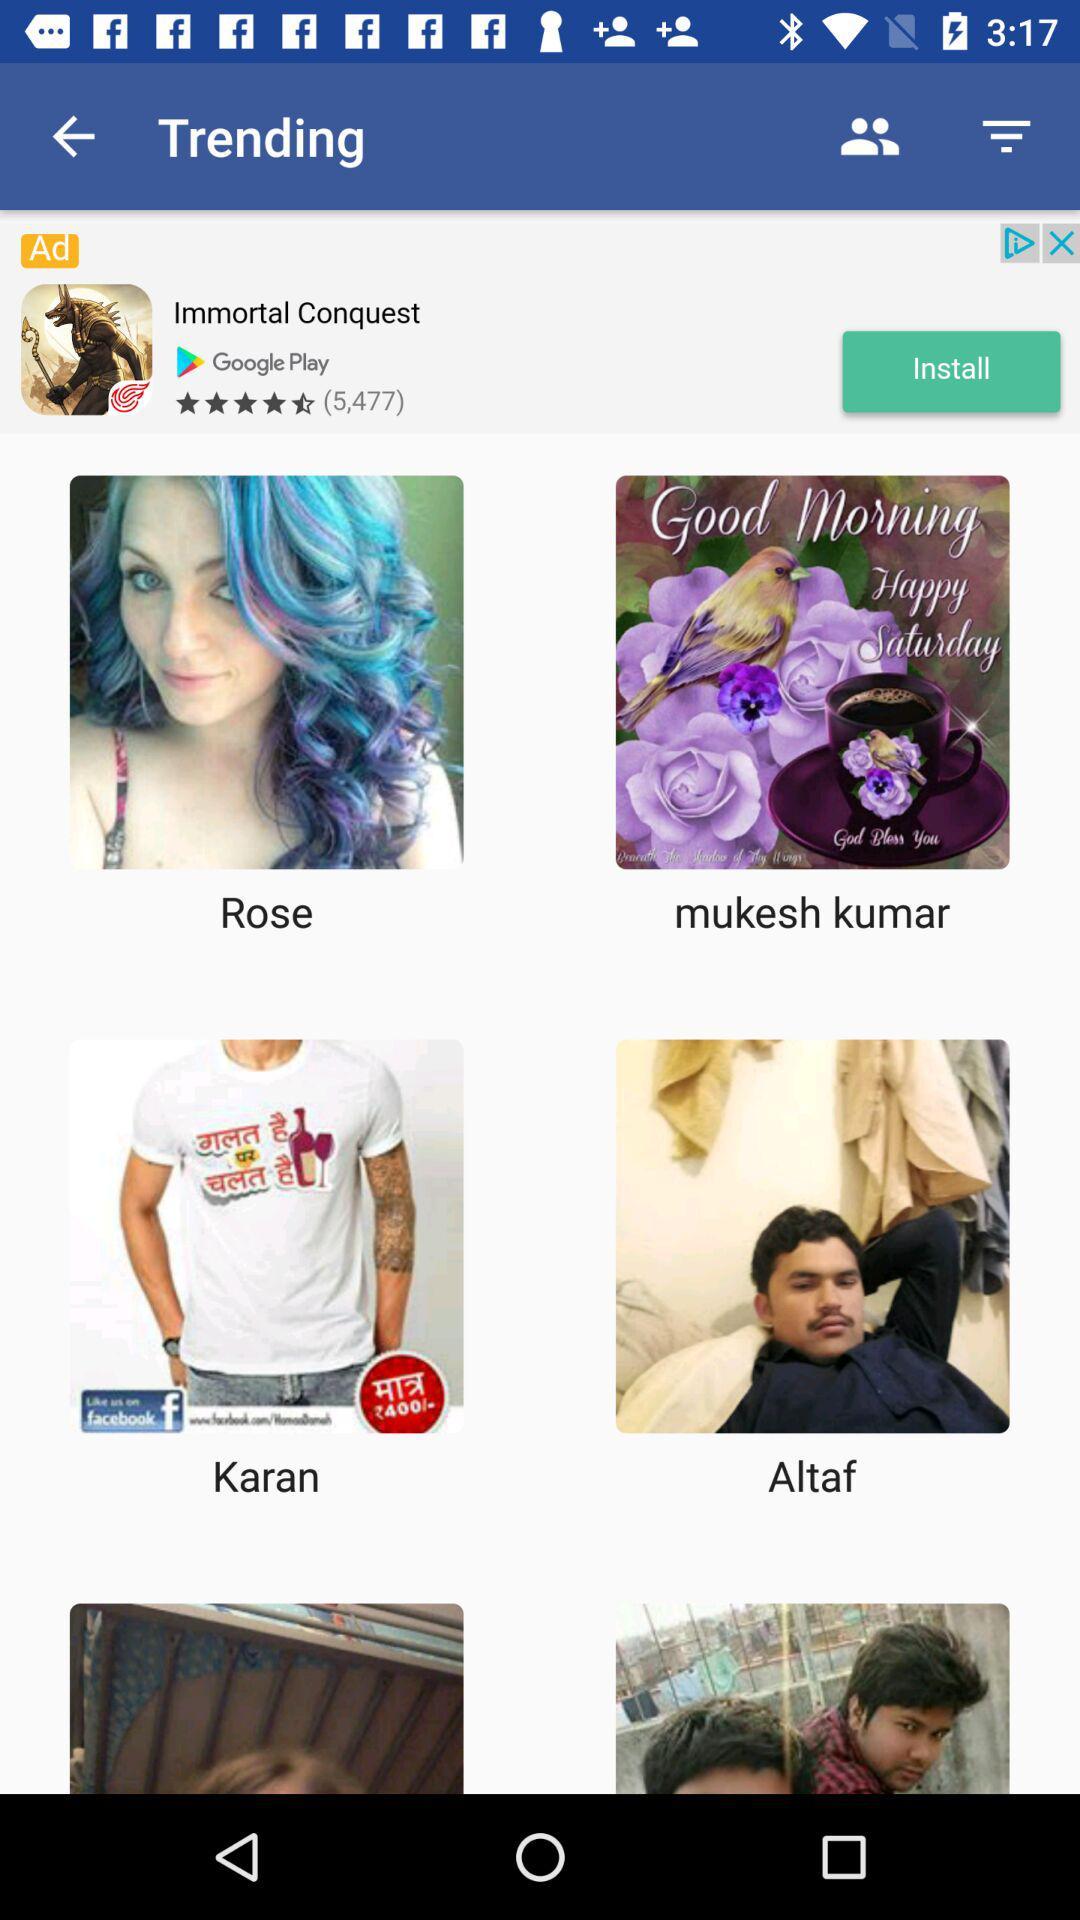  What do you see at coordinates (812, 672) in the screenshot?
I see `image display` at bounding box center [812, 672].